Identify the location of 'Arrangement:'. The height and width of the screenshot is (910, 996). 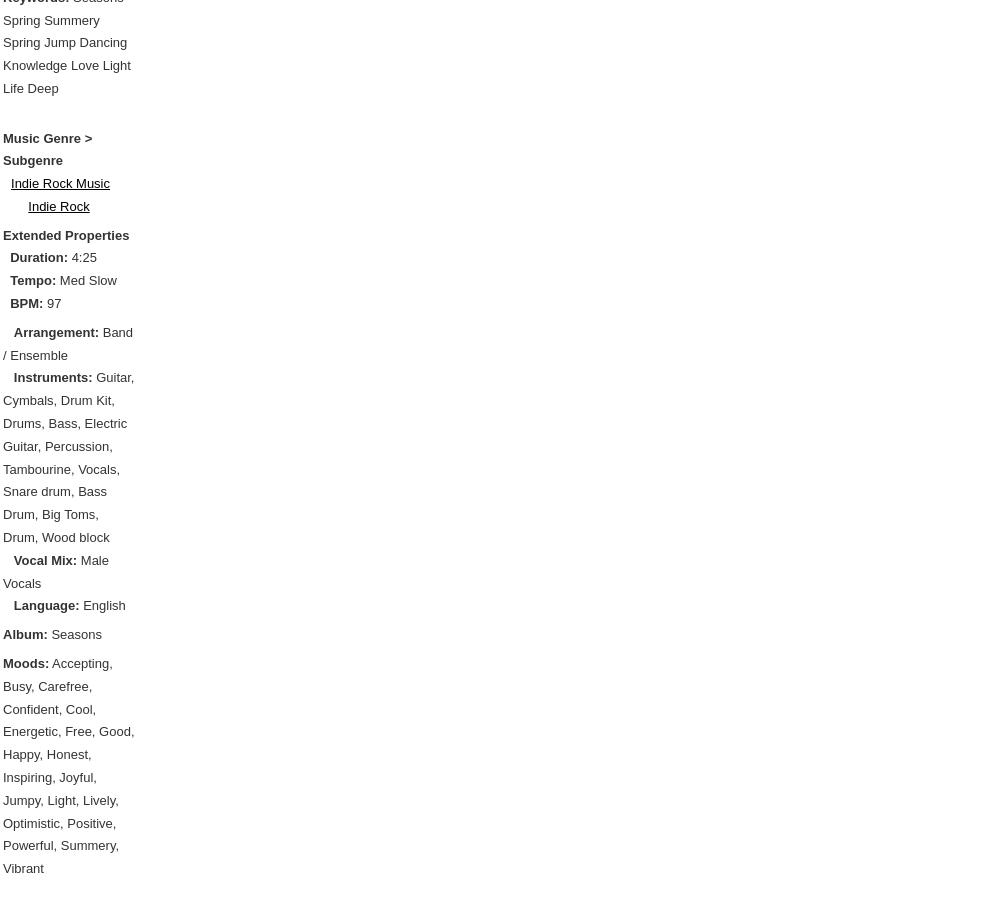
(13, 330).